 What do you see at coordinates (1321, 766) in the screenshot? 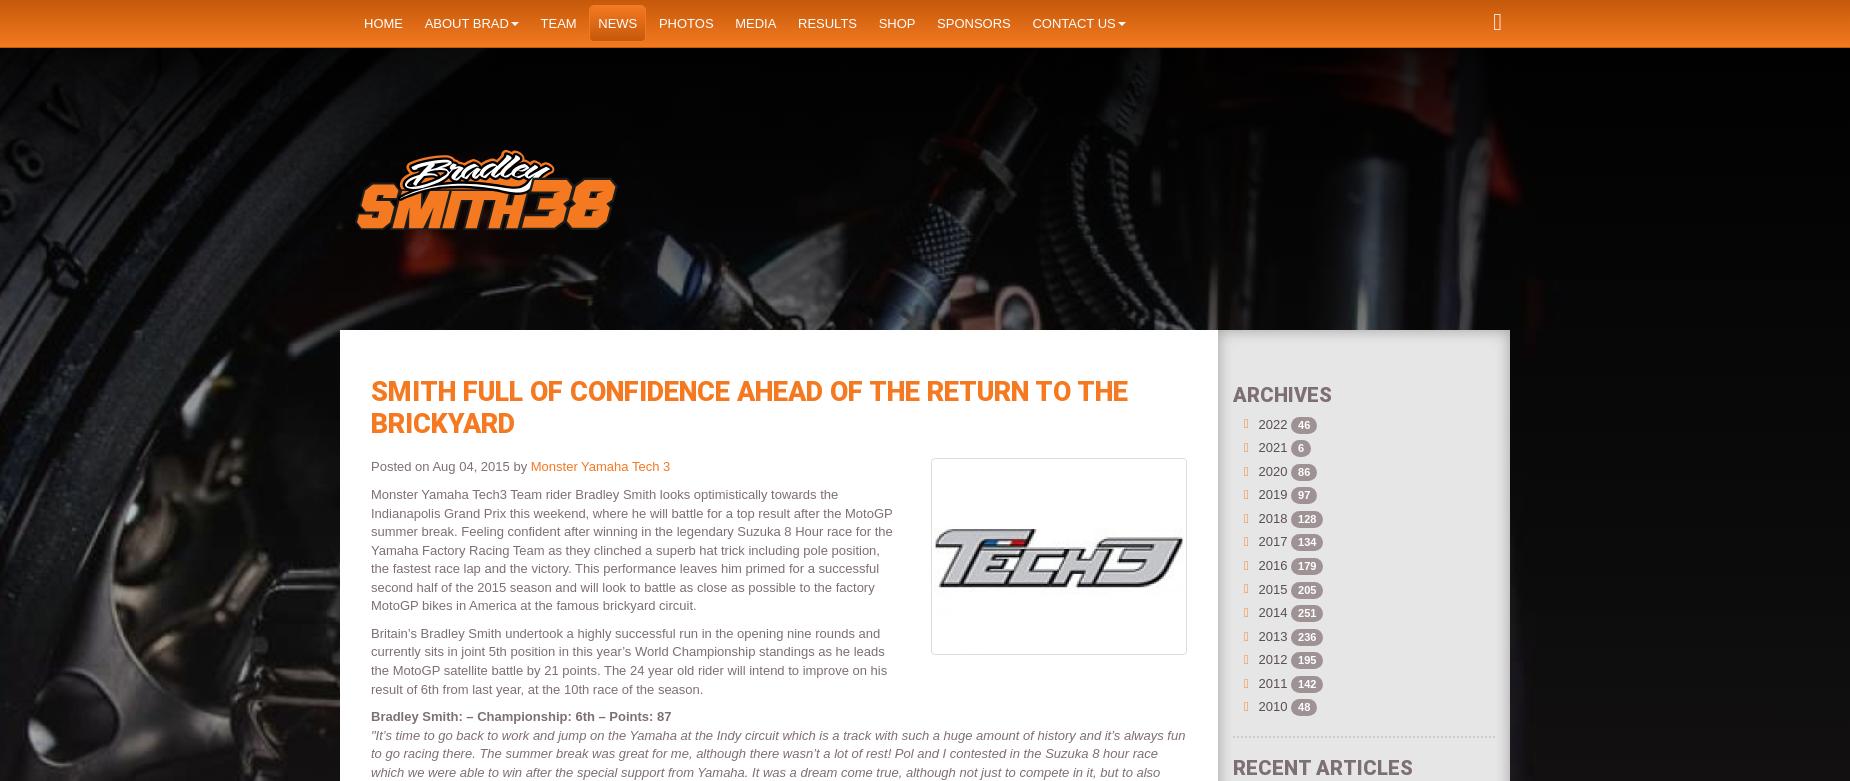
I see `'Recent Articles'` at bounding box center [1321, 766].